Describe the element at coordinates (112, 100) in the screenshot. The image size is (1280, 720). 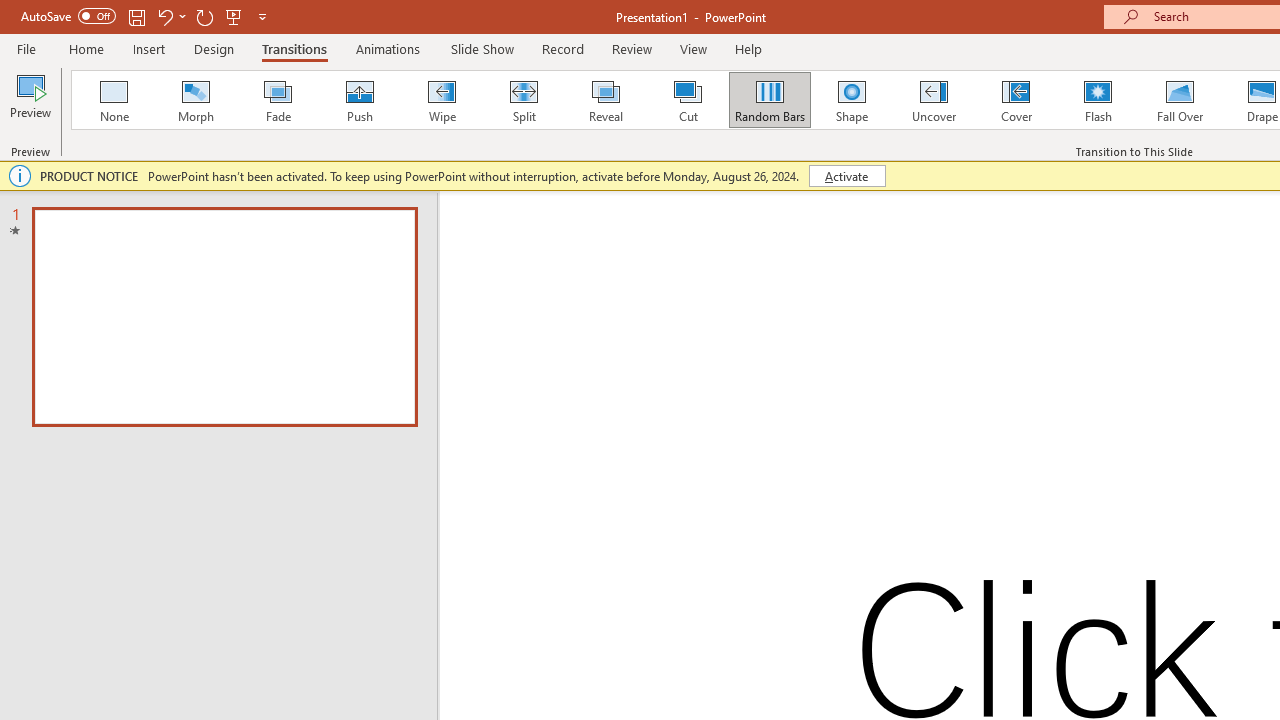
I see `'None'` at that location.